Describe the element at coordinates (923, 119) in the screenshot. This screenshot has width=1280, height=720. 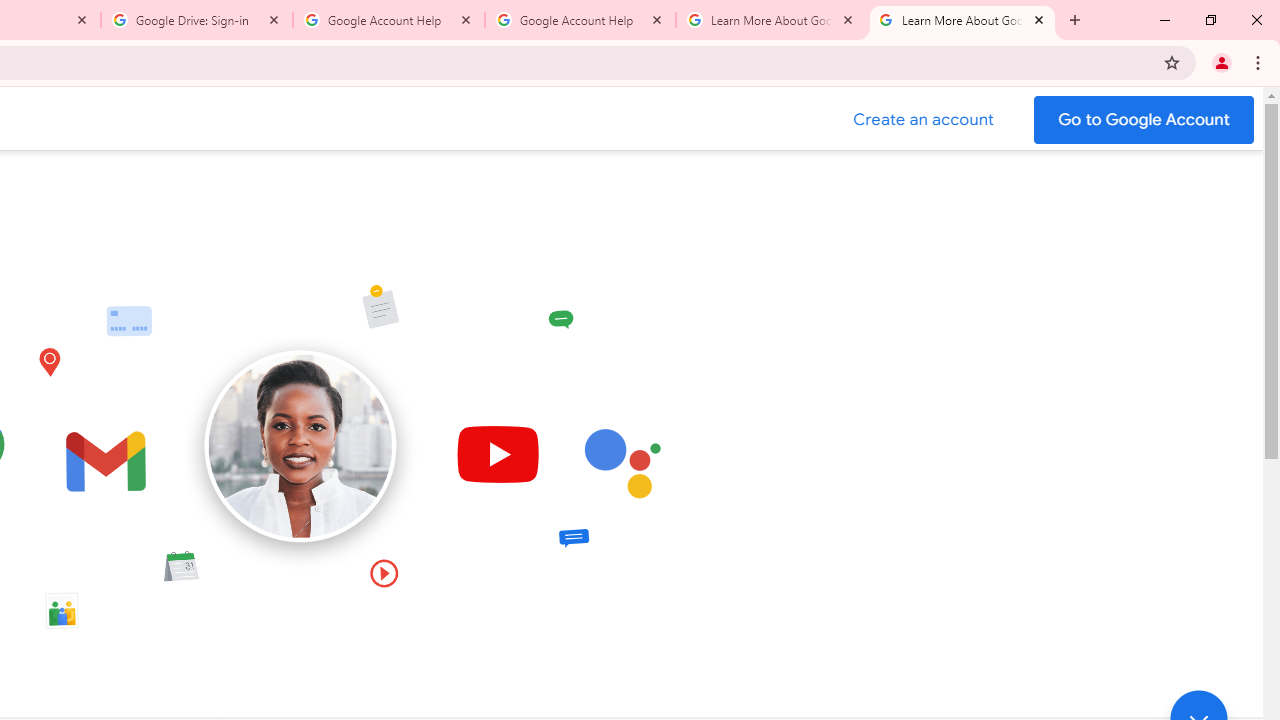
I see `'Create a Google Account'` at that location.